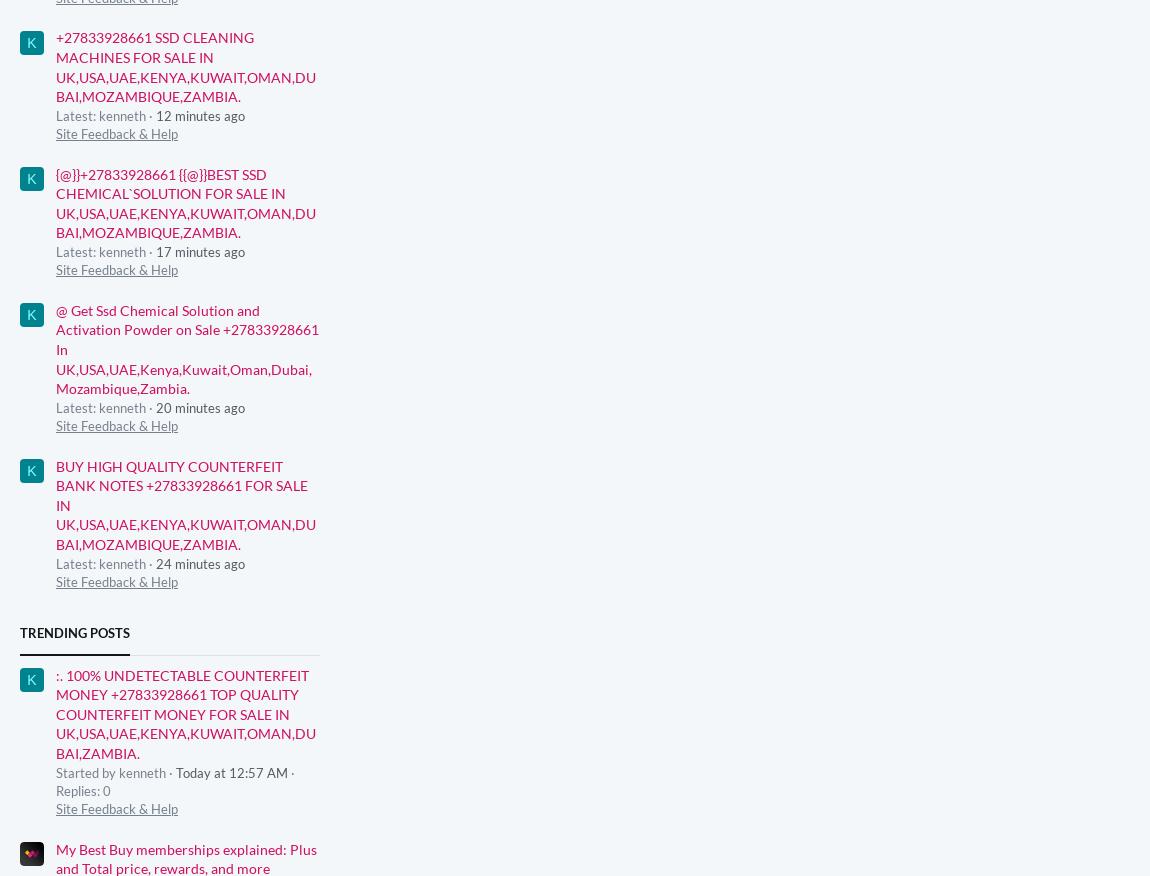 The height and width of the screenshot is (876, 1150). What do you see at coordinates (592, 598) in the screenshot?
I see `'Windows Central is part of Future plc, an international media group and leading digital publisher.'` at bounding box center [592, 598].